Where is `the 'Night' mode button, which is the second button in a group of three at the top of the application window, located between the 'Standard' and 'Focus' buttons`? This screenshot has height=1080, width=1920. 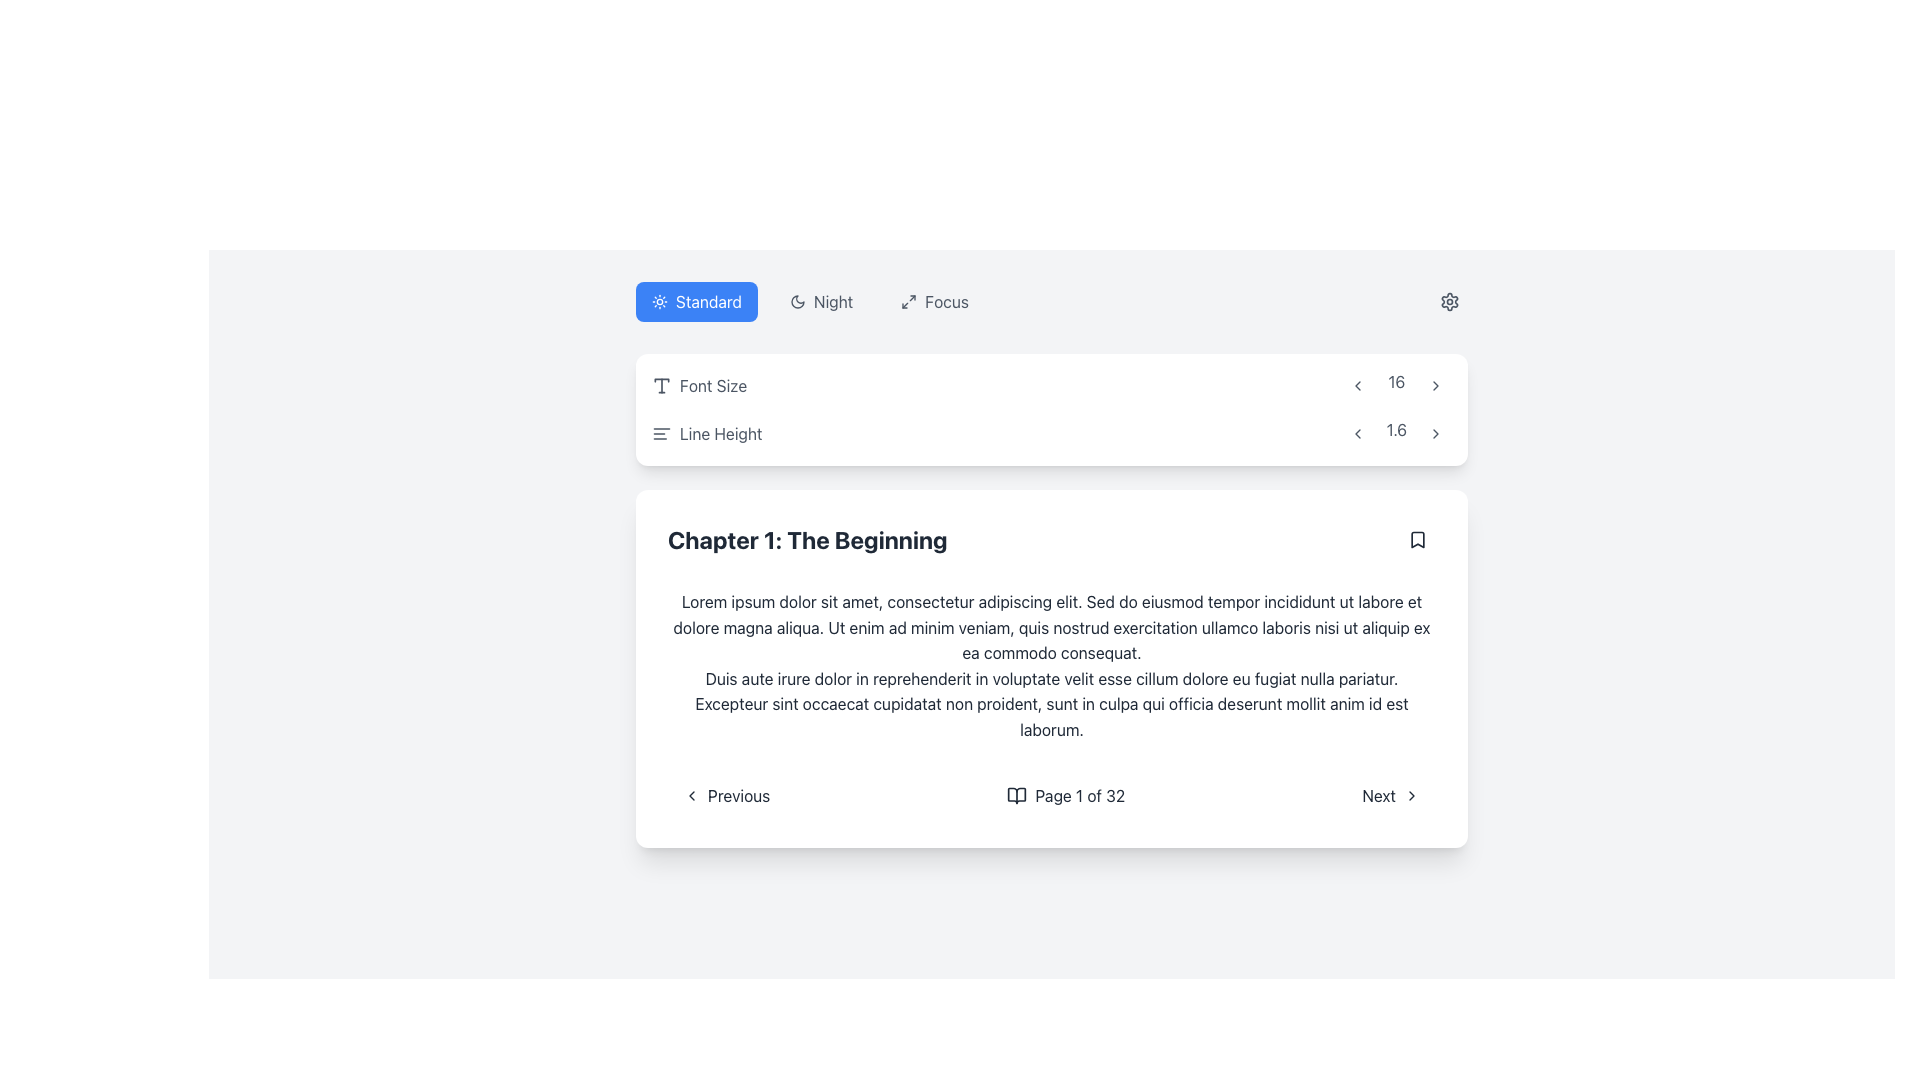 the 'Night' mode button, which is the second button in a group of three at the top of the application window, located between the 'Standard' and 'Focus' buttons is located at coordinates (810, 301).